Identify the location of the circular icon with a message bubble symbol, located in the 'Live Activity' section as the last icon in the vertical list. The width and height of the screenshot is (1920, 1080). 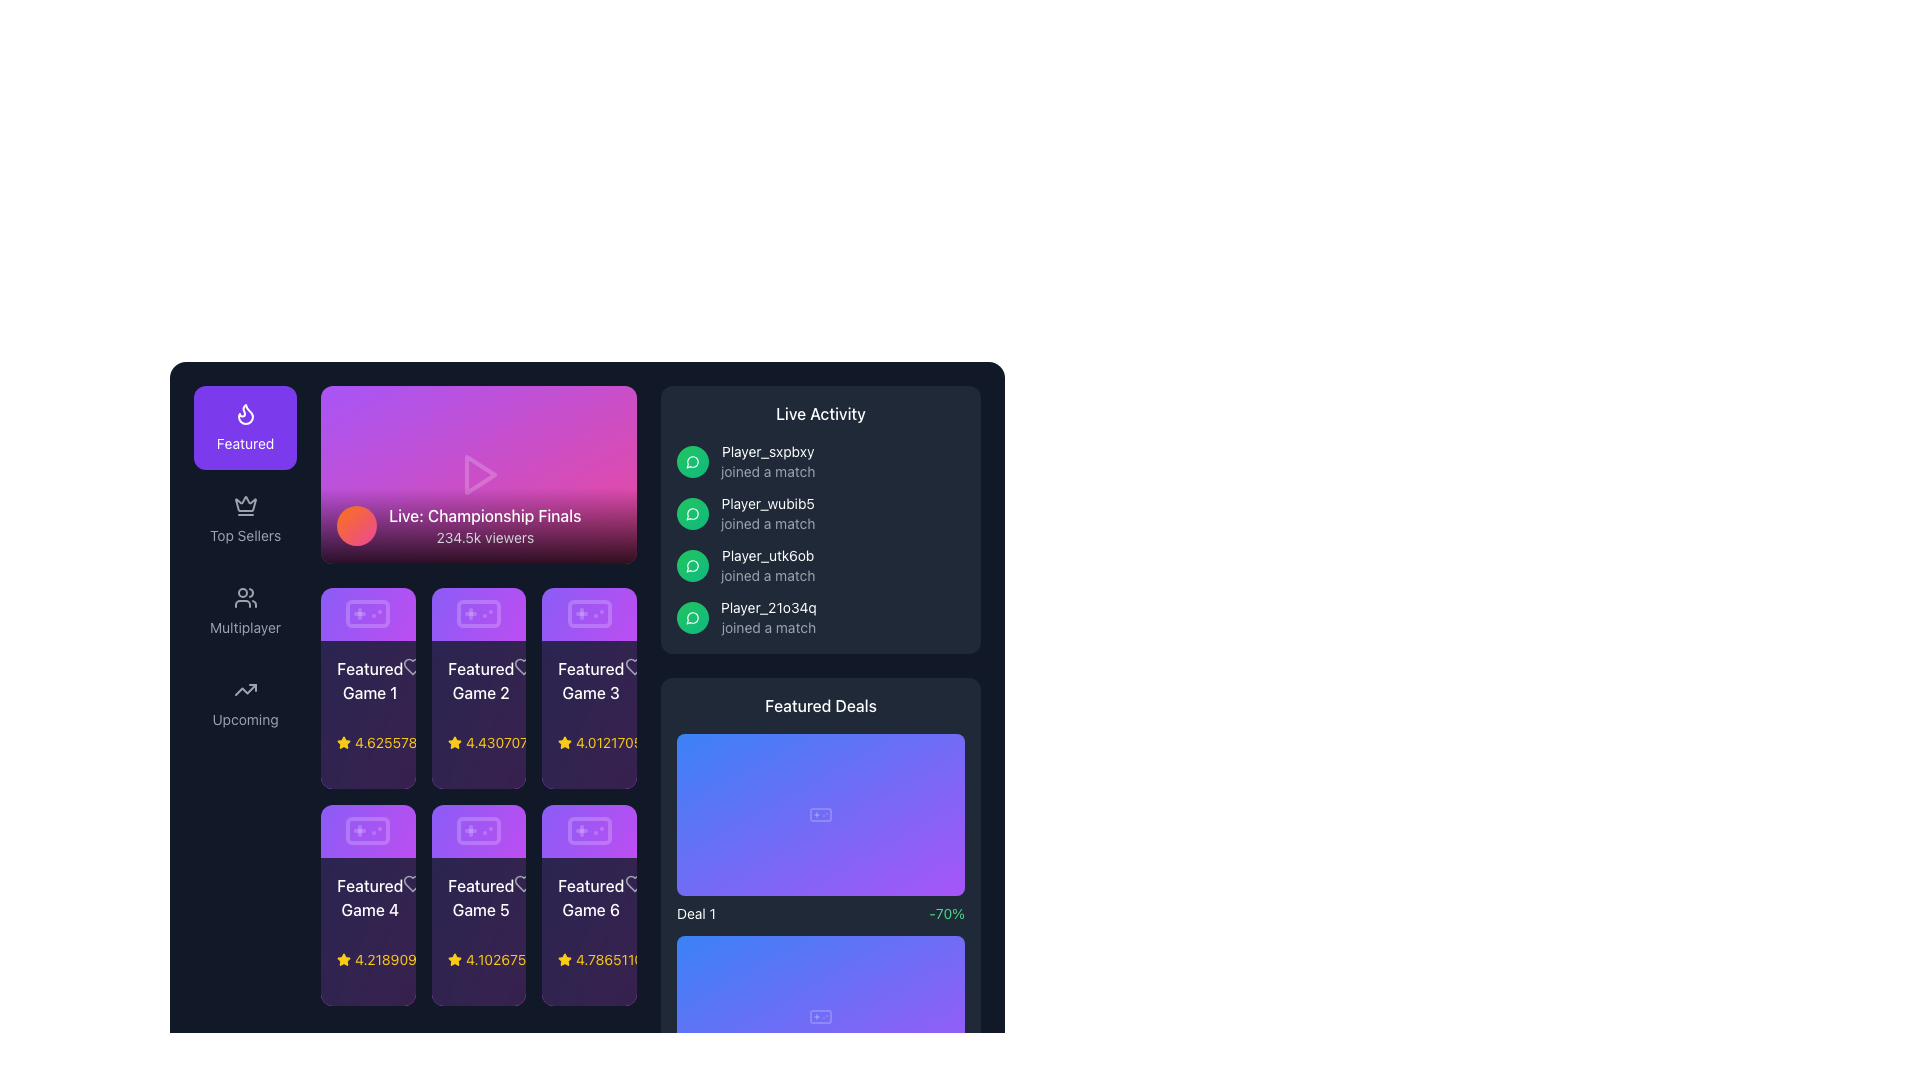
(692, 616).